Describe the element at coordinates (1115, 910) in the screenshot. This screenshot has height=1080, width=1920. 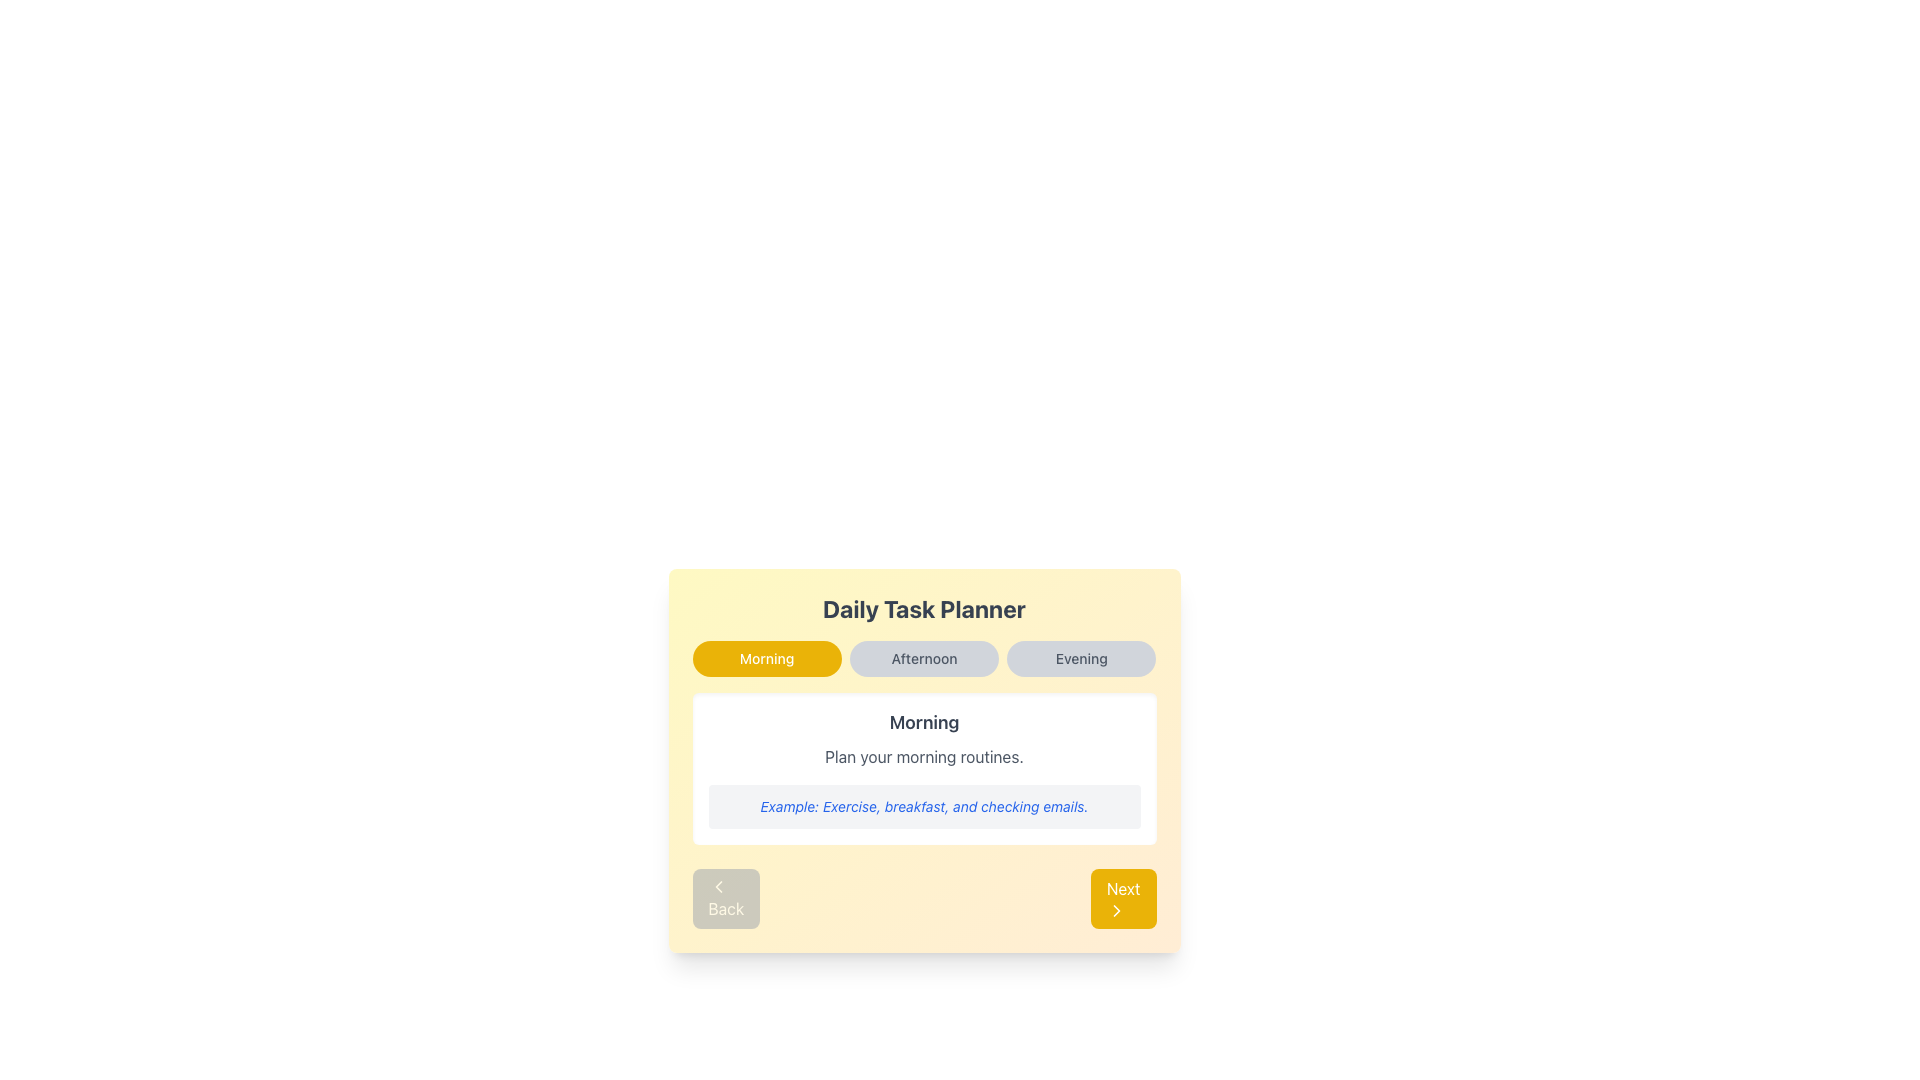
I see `the chevron icon within the 'Next' button at the bottom-right corner of the application, which signifies progression in navigation` at that location.